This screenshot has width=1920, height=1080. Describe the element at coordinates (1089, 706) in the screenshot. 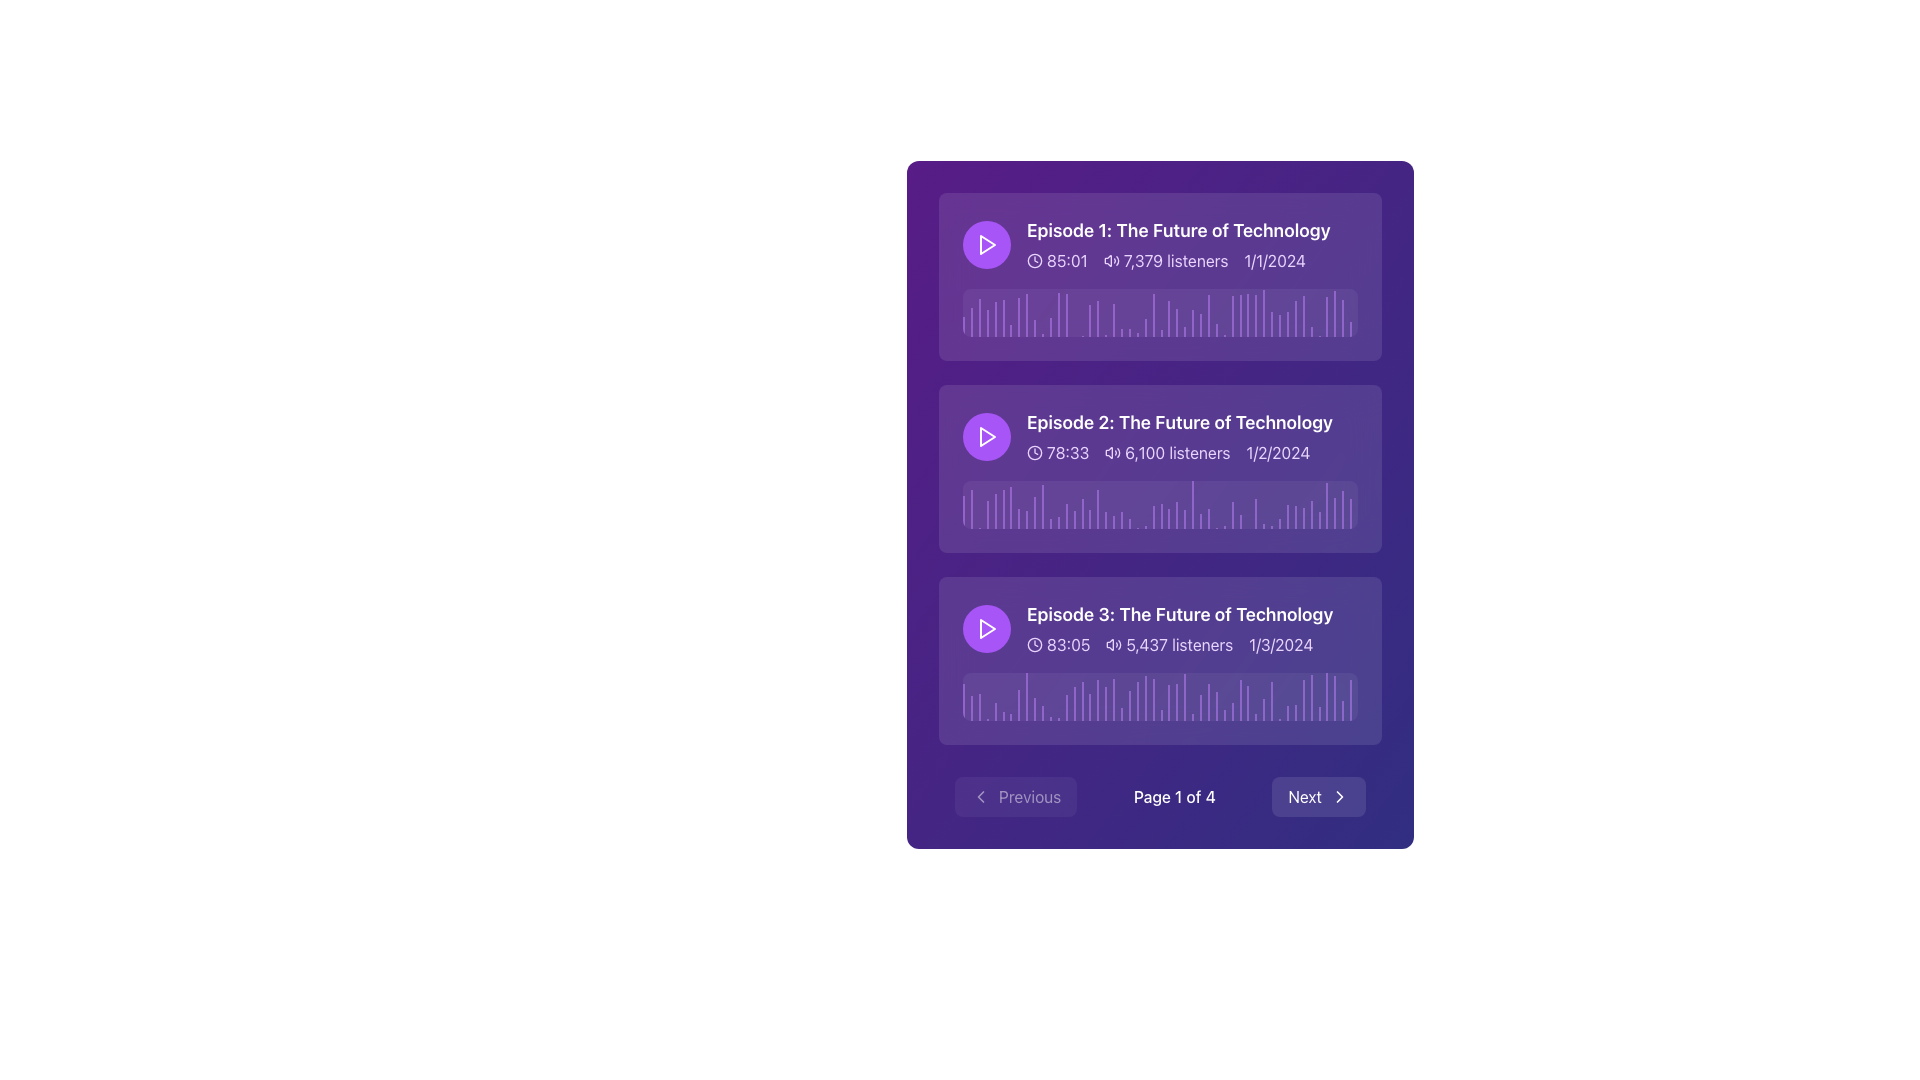

I see `the 17th vertical bar in the waveform representation of the third episode card, which serves as a visual marker for specific moments in the audio` at that location.